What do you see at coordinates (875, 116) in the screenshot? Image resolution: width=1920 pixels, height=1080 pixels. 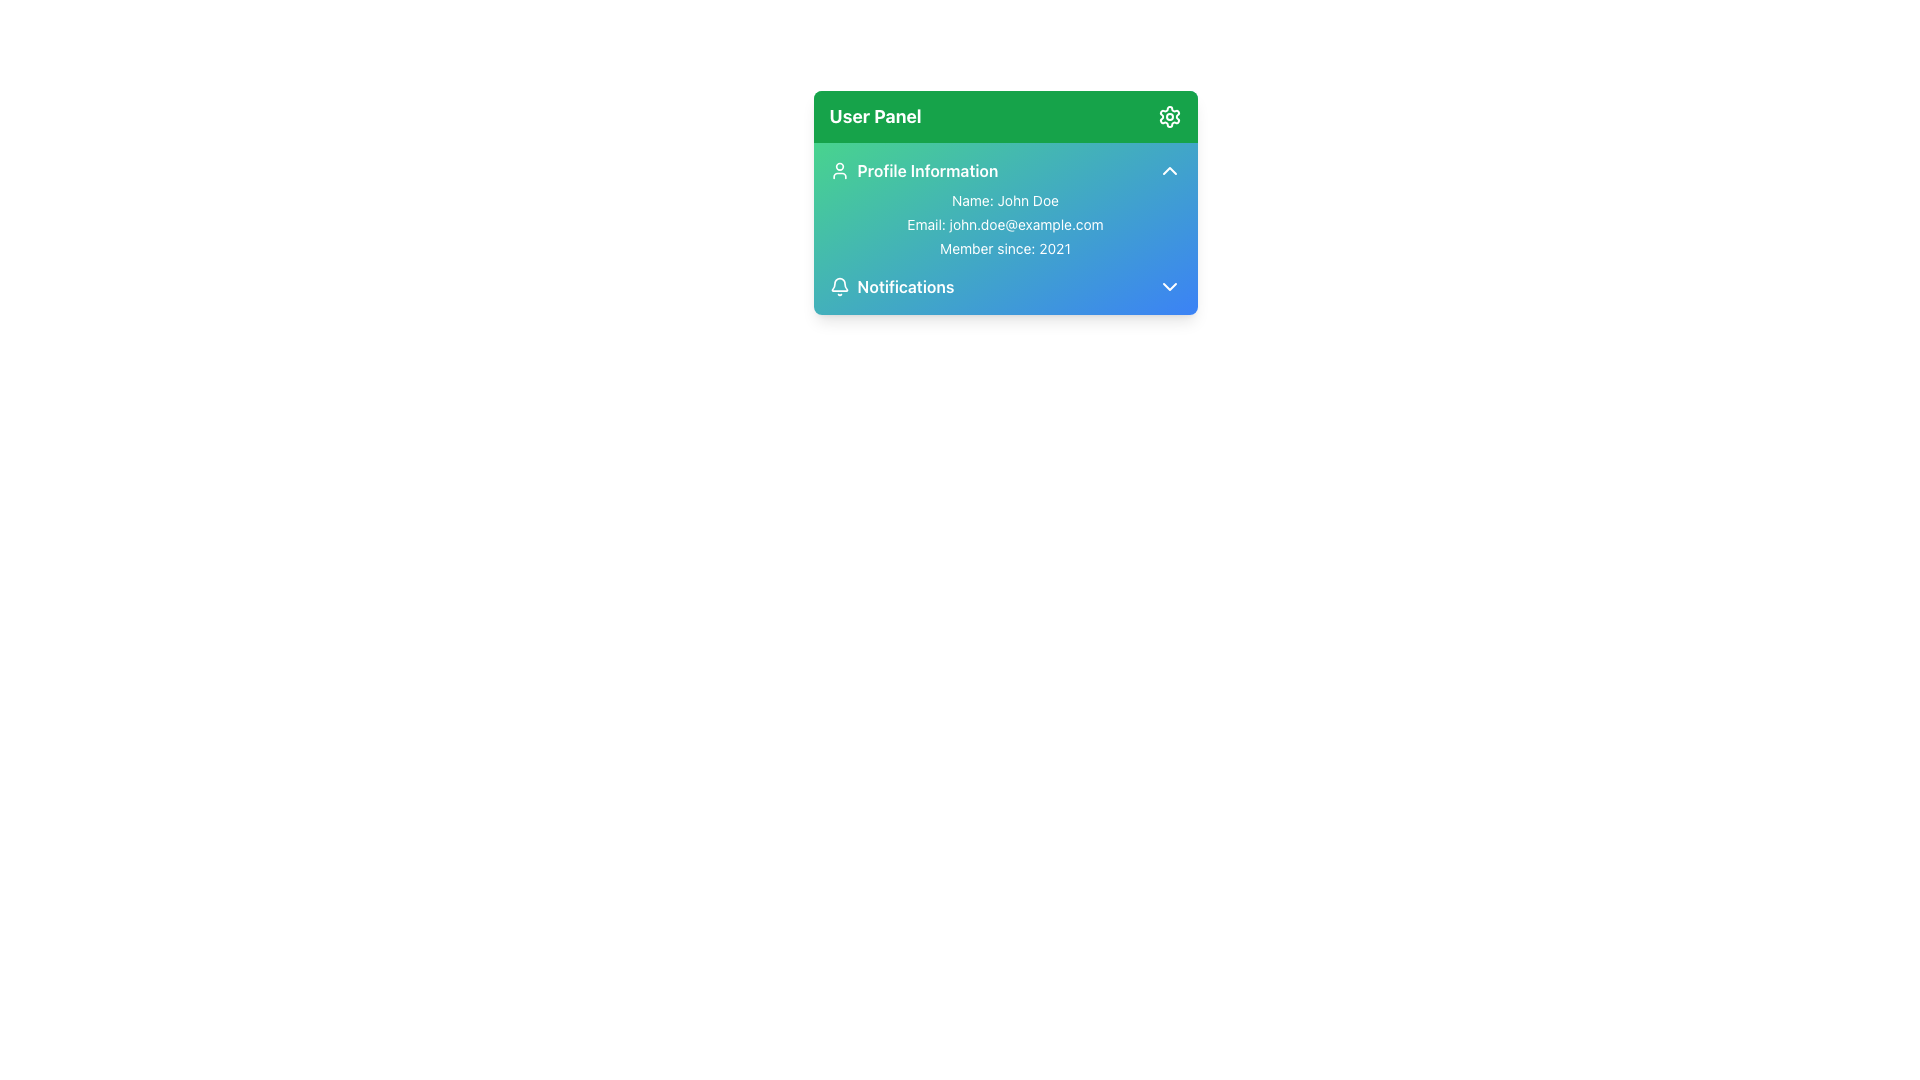 I see `the Text Label that serves as a header for the 'User Panel' content, located at the top-left corner of a green rectangular component` at bounding box center [875, 116].